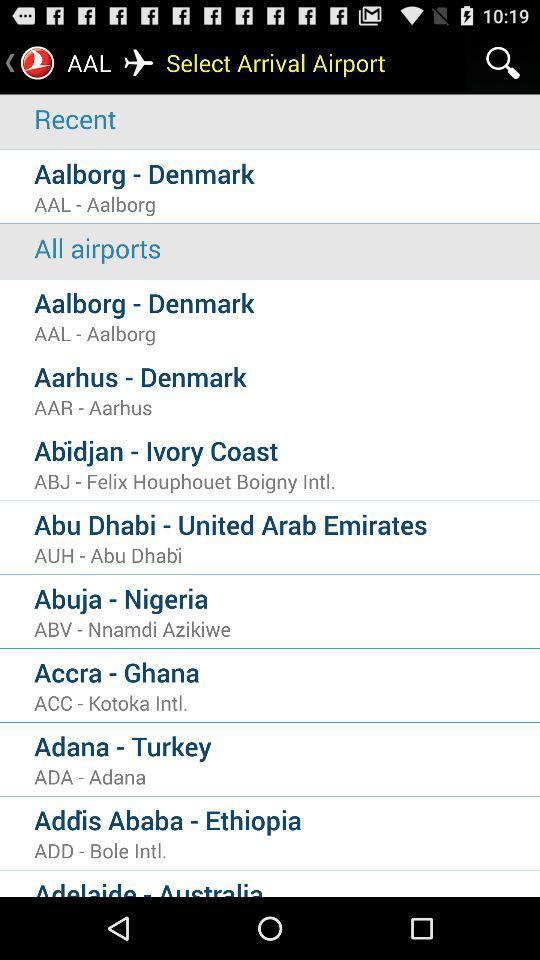  Describe the element at coordinates (286, 450) in the screenshot. I see `the abi djan ivory` at that location.